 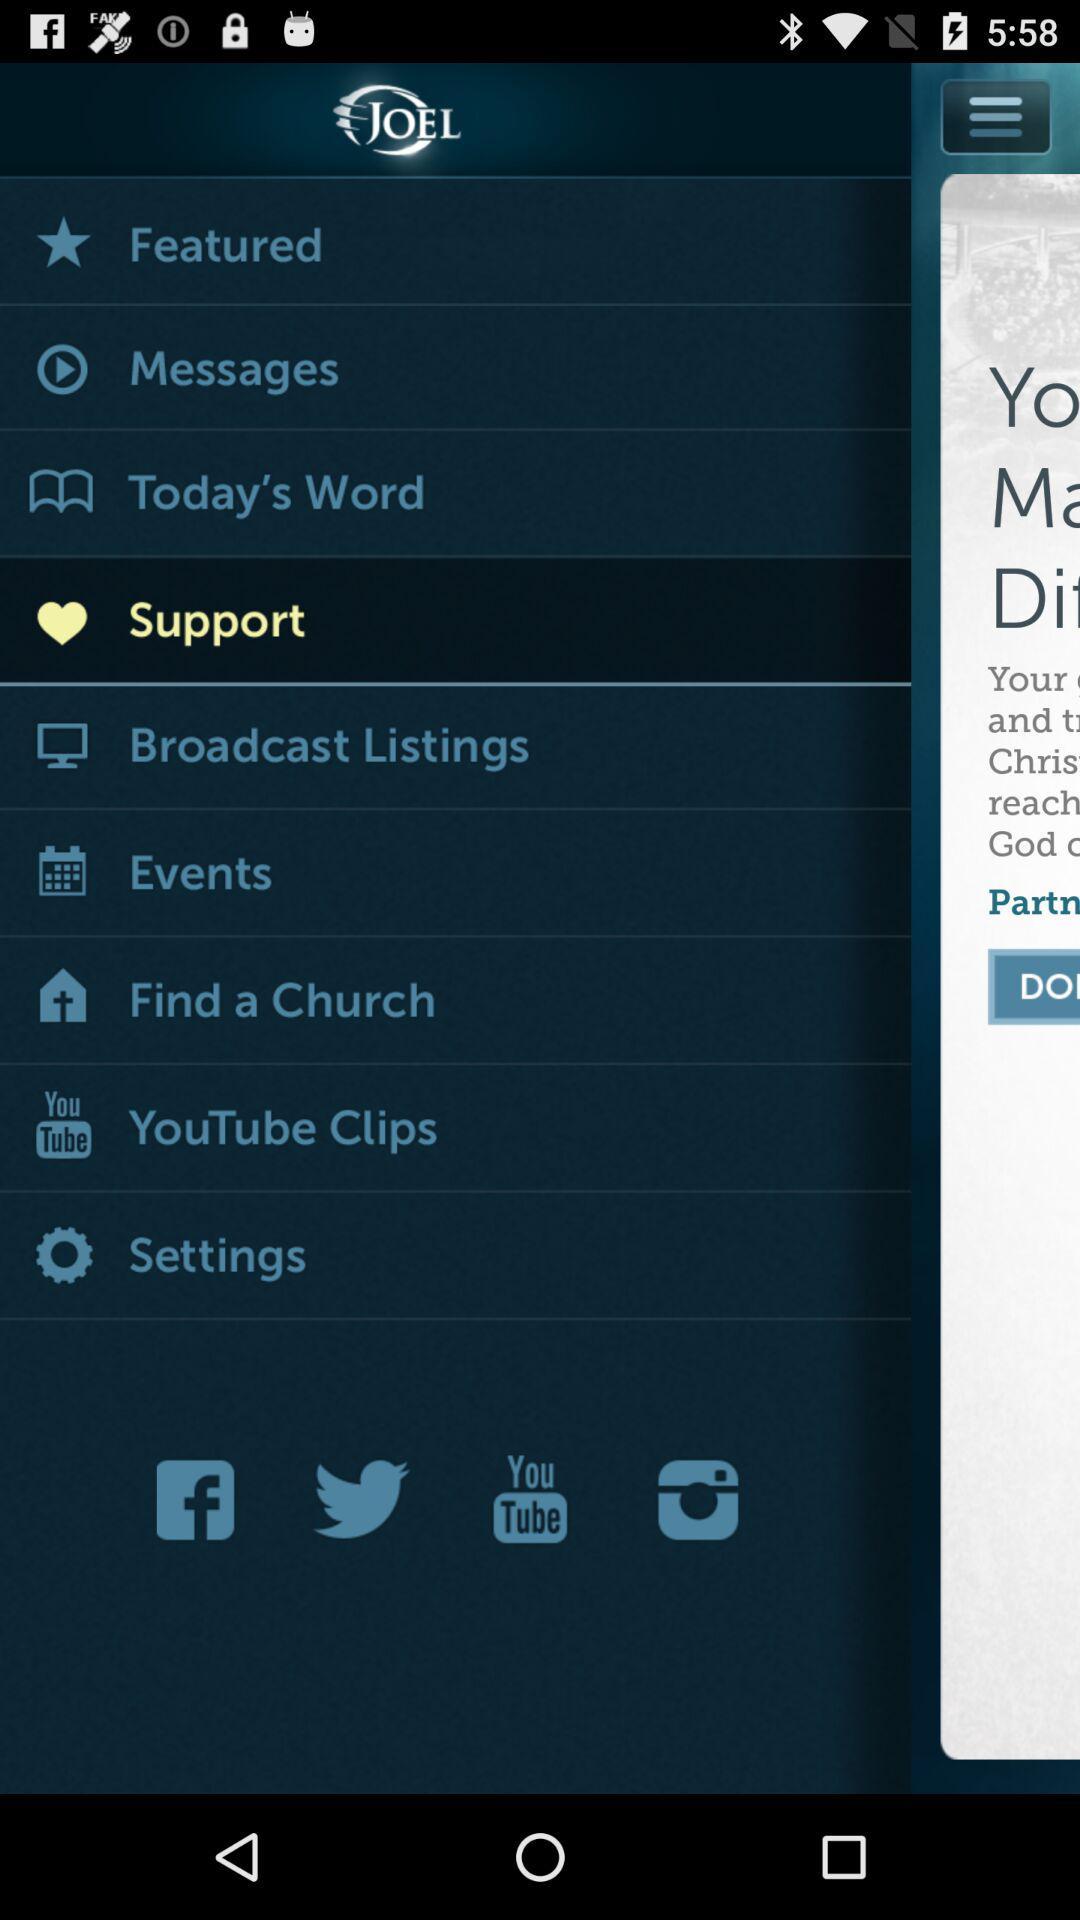 I want to click on app next to the your gift helps icon, so click(x=455, y=875).